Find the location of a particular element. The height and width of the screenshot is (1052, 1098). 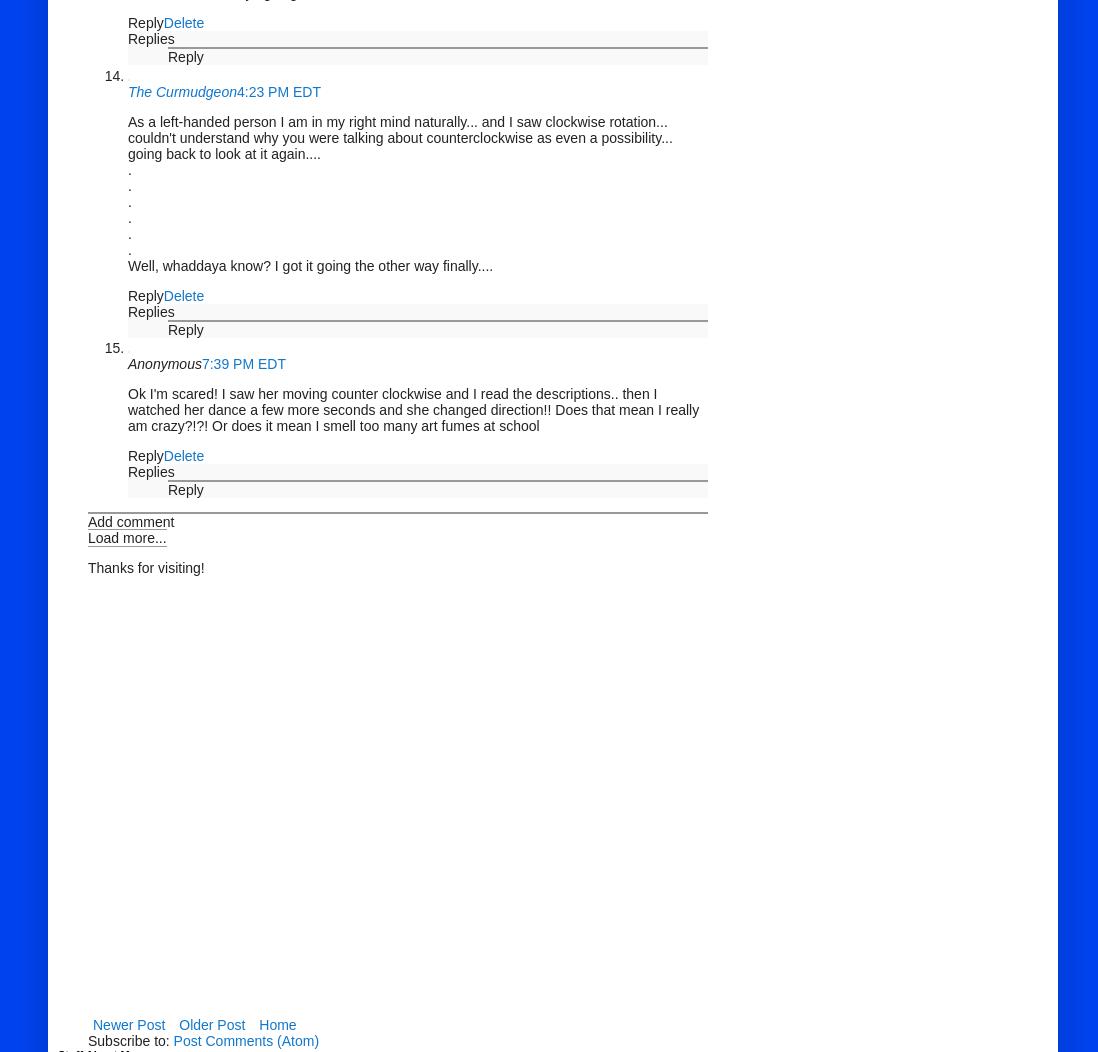

'Add comment' is located at coordinates (130, 521).